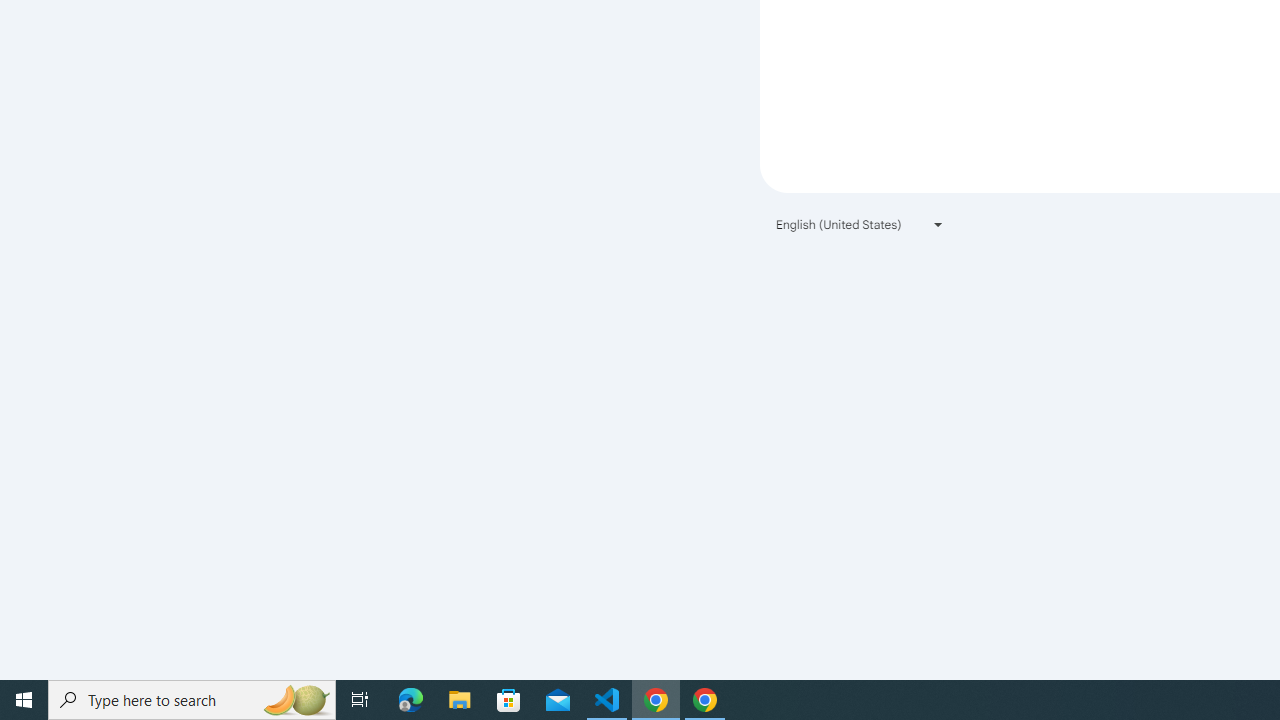 The width and height of the screenshot is (1280, 720). I want to click on 'English (United States)', so click(860, 224).